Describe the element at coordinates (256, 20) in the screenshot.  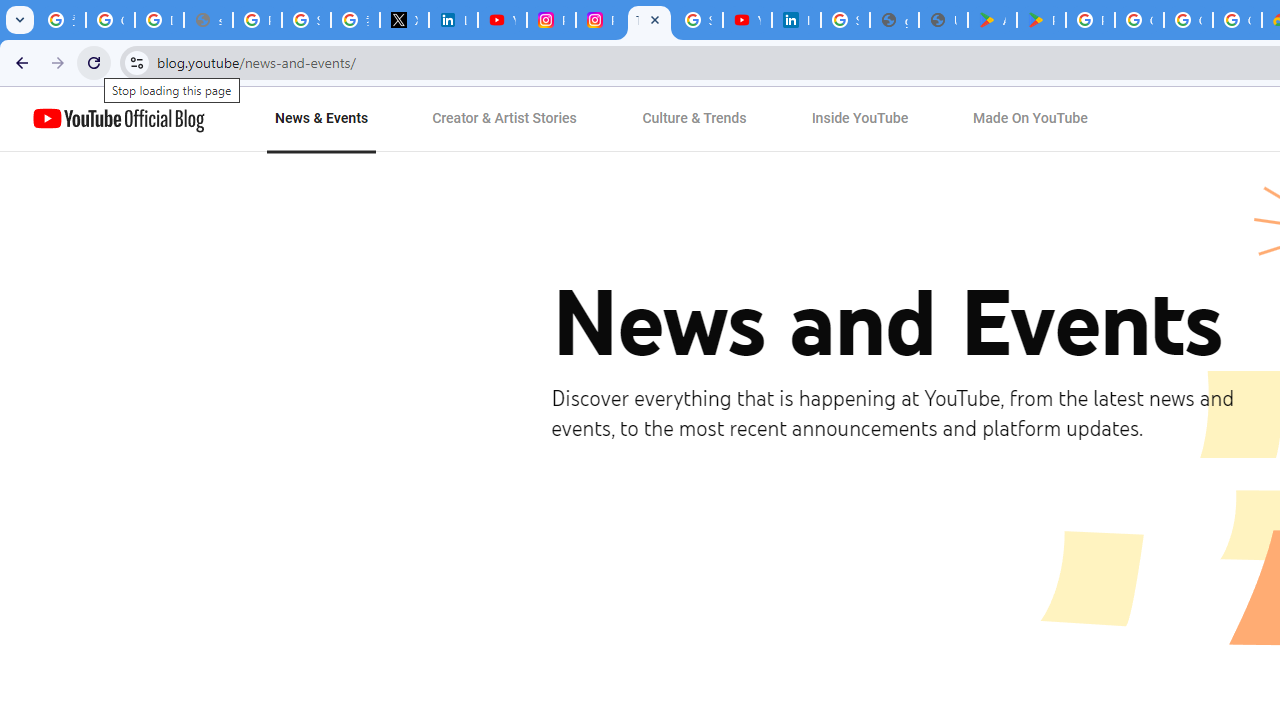
I see `'Privacy Help Center - Policies Help'` at that location.